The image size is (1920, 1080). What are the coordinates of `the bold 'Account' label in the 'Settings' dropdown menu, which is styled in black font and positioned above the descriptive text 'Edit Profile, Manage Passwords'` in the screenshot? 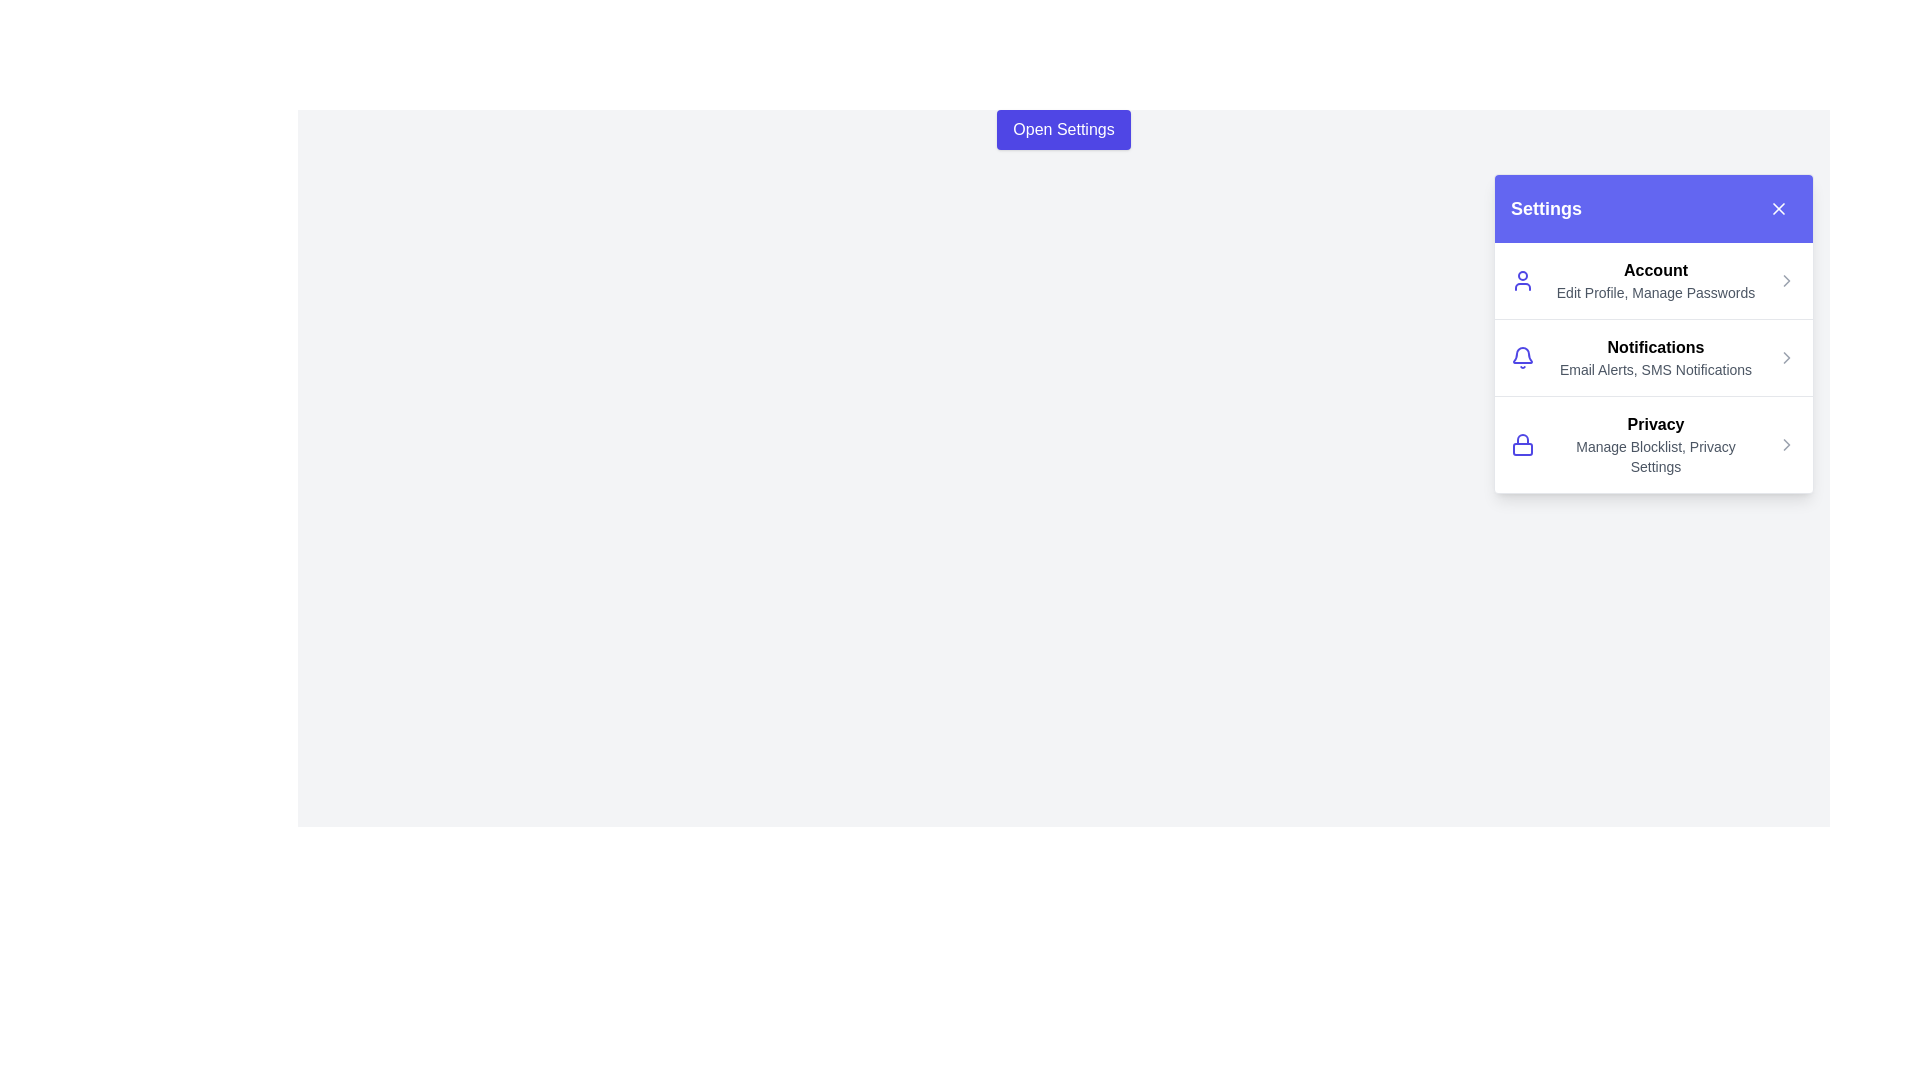 It's located at (1656, 270).